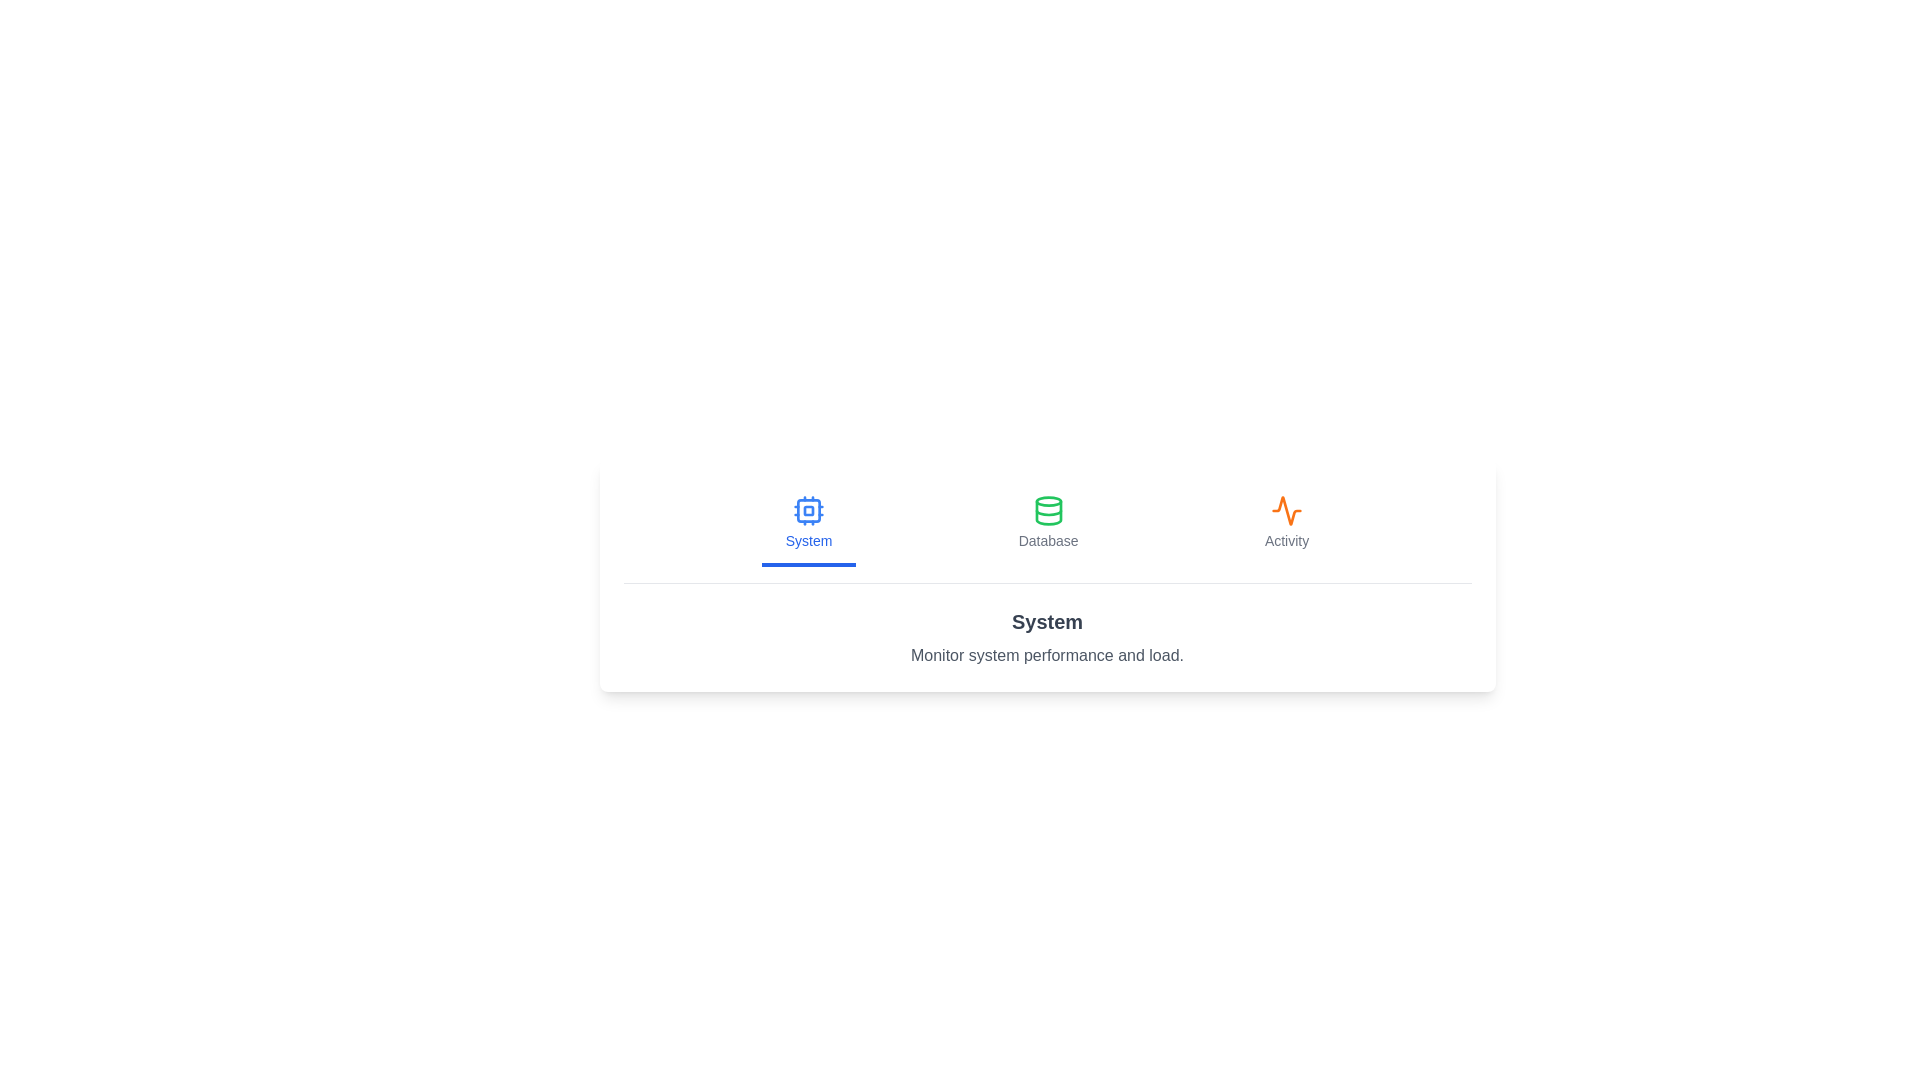 The height and width of the screenshot is (1080, 1920). Describe the element at coordinates (1286, 523) in the screenshot. I see `the Activity tab by clicking its button` at that location.